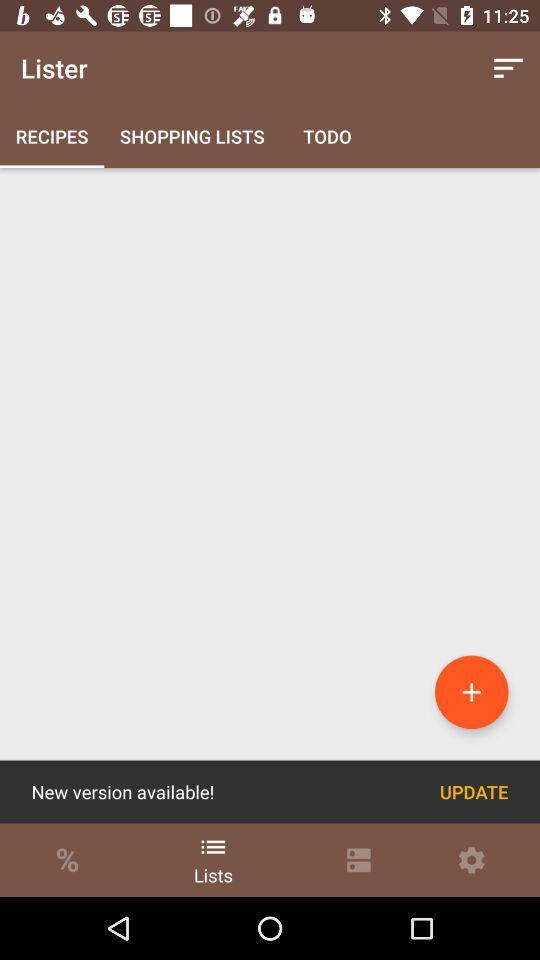 Image resolution: width=540 pixels, height=960 pixels. I want to click on item to the right of lister item, so click(508, 68).